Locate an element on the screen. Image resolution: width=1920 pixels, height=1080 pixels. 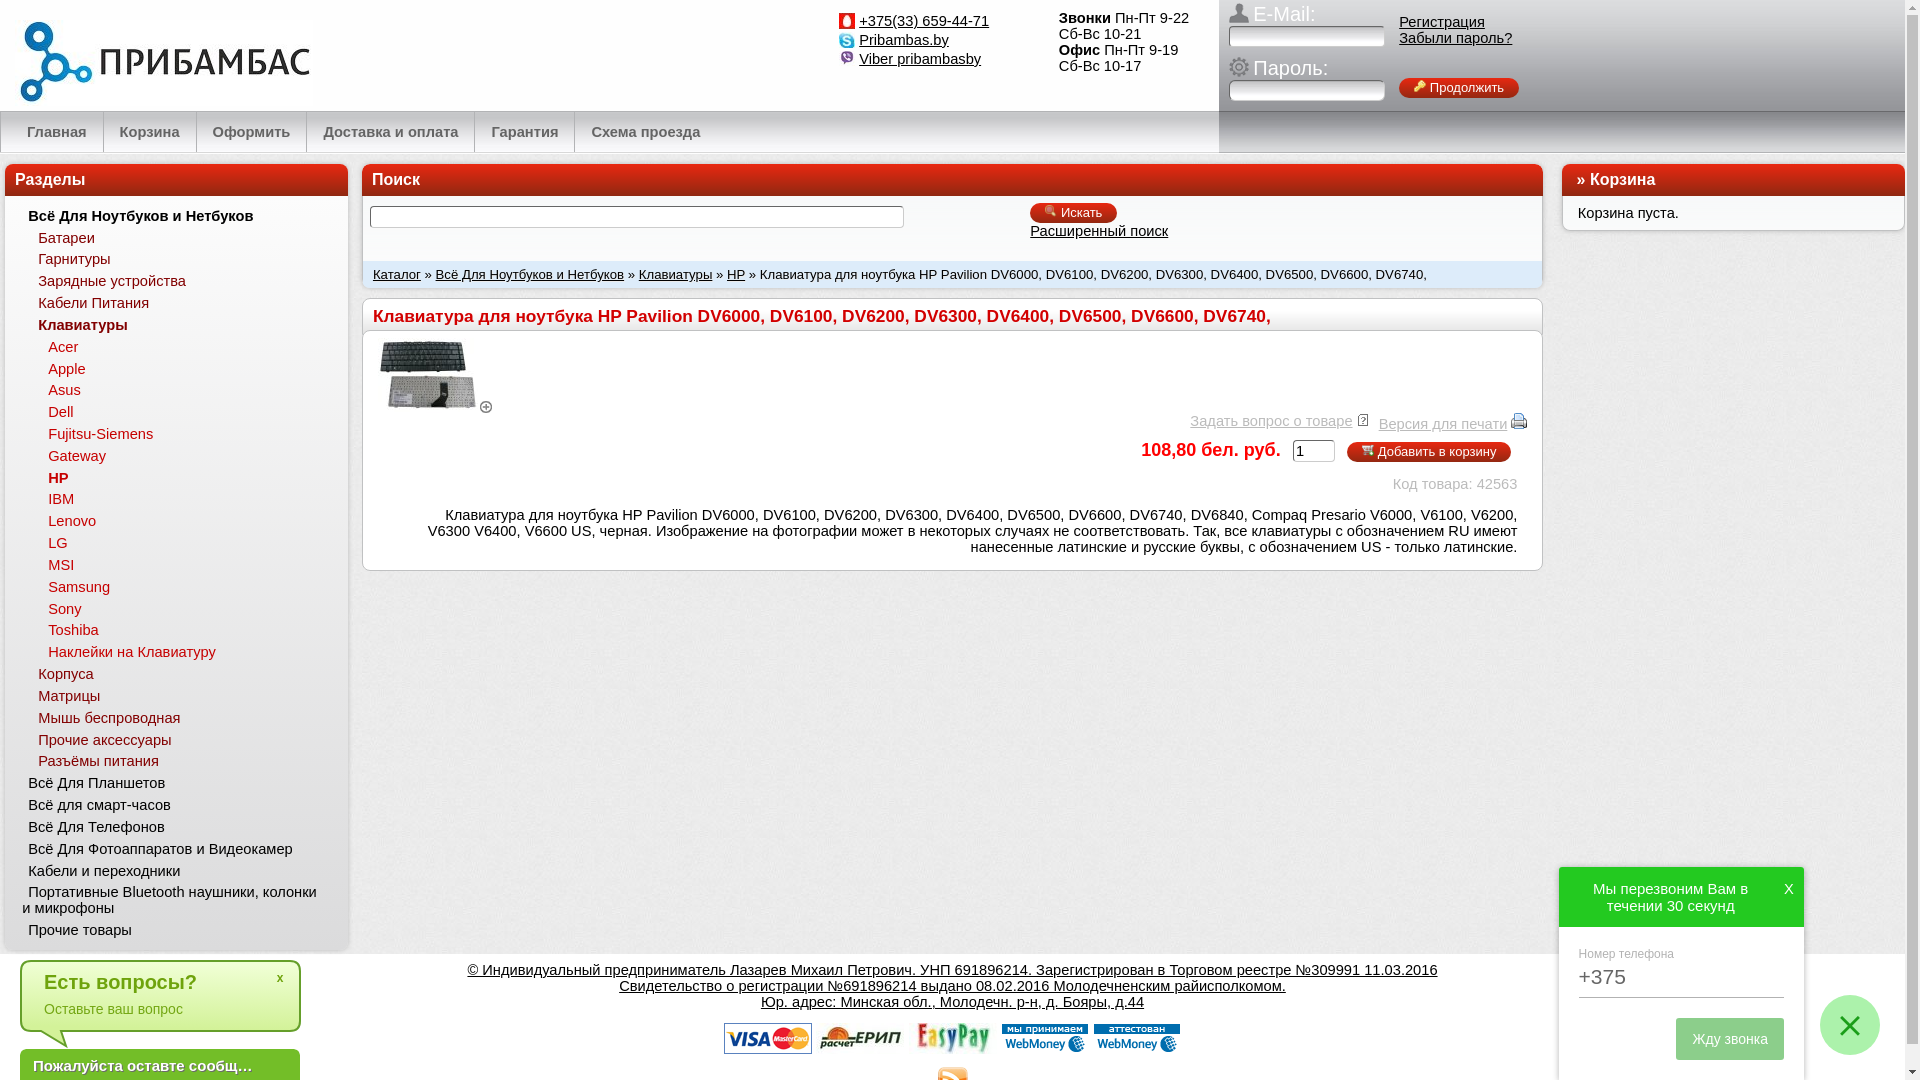
'x' is located at coordinates (278, 977).